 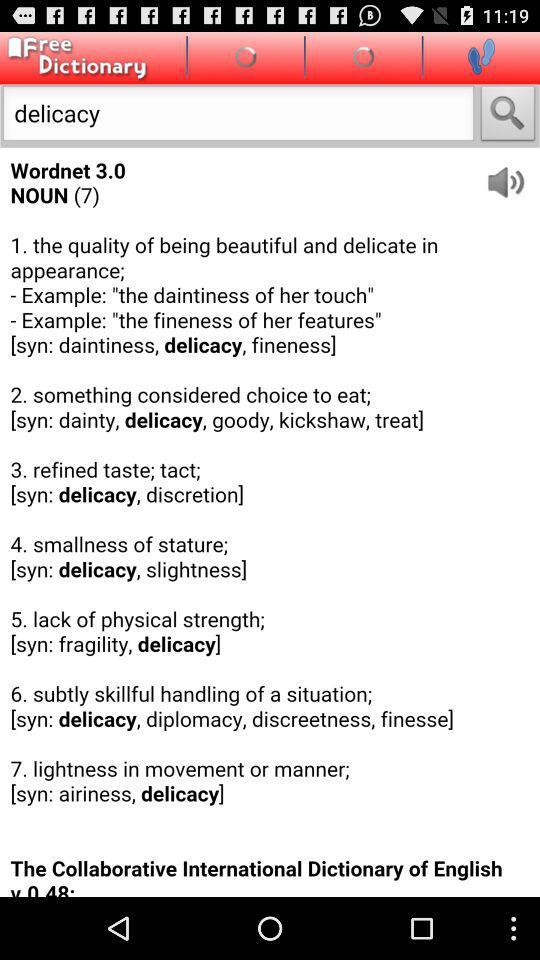 What do you see at coordinates (508, 115) in the screenshot?
I see `search for word` at bounding box center [508, 115].